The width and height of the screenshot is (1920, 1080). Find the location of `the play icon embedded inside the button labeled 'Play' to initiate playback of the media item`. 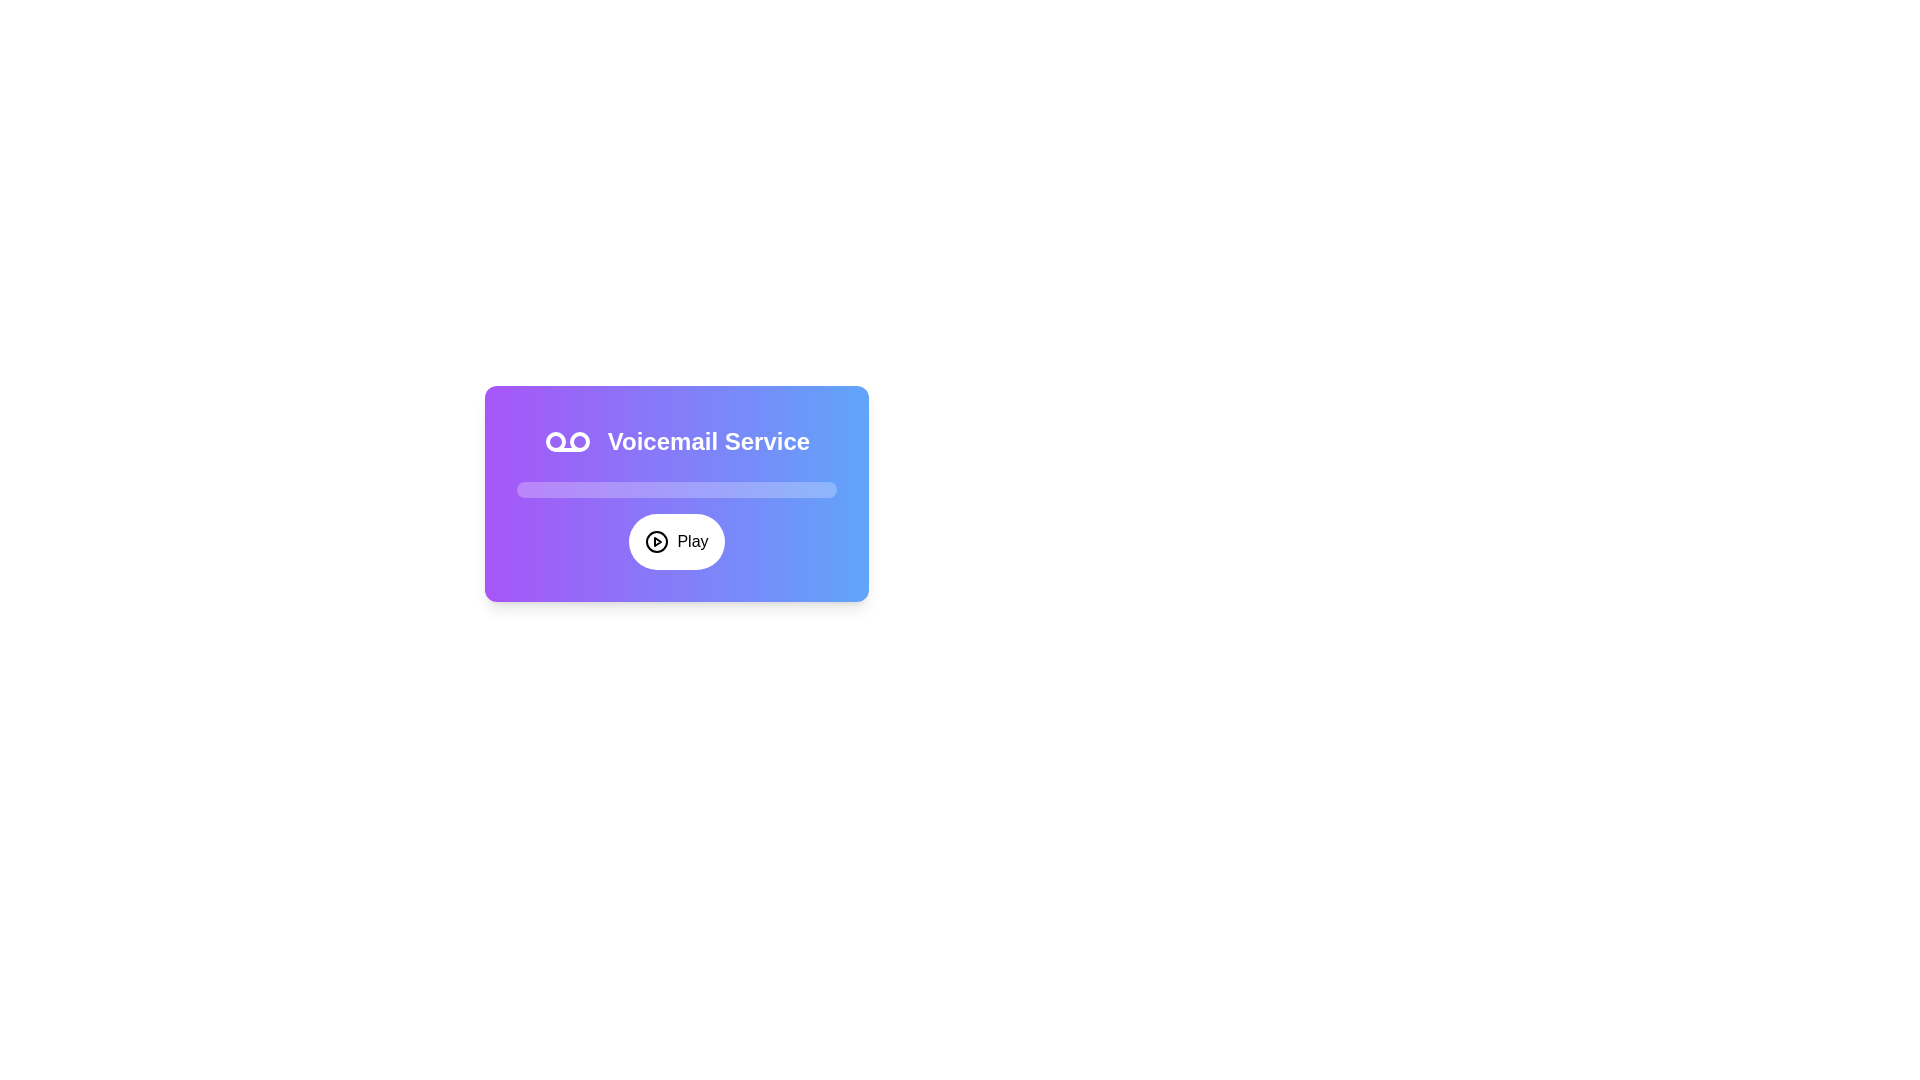

the play icon embedded inside the button labeled 'Play' to initiate playback of the media item is located at coordinates (657, 542).